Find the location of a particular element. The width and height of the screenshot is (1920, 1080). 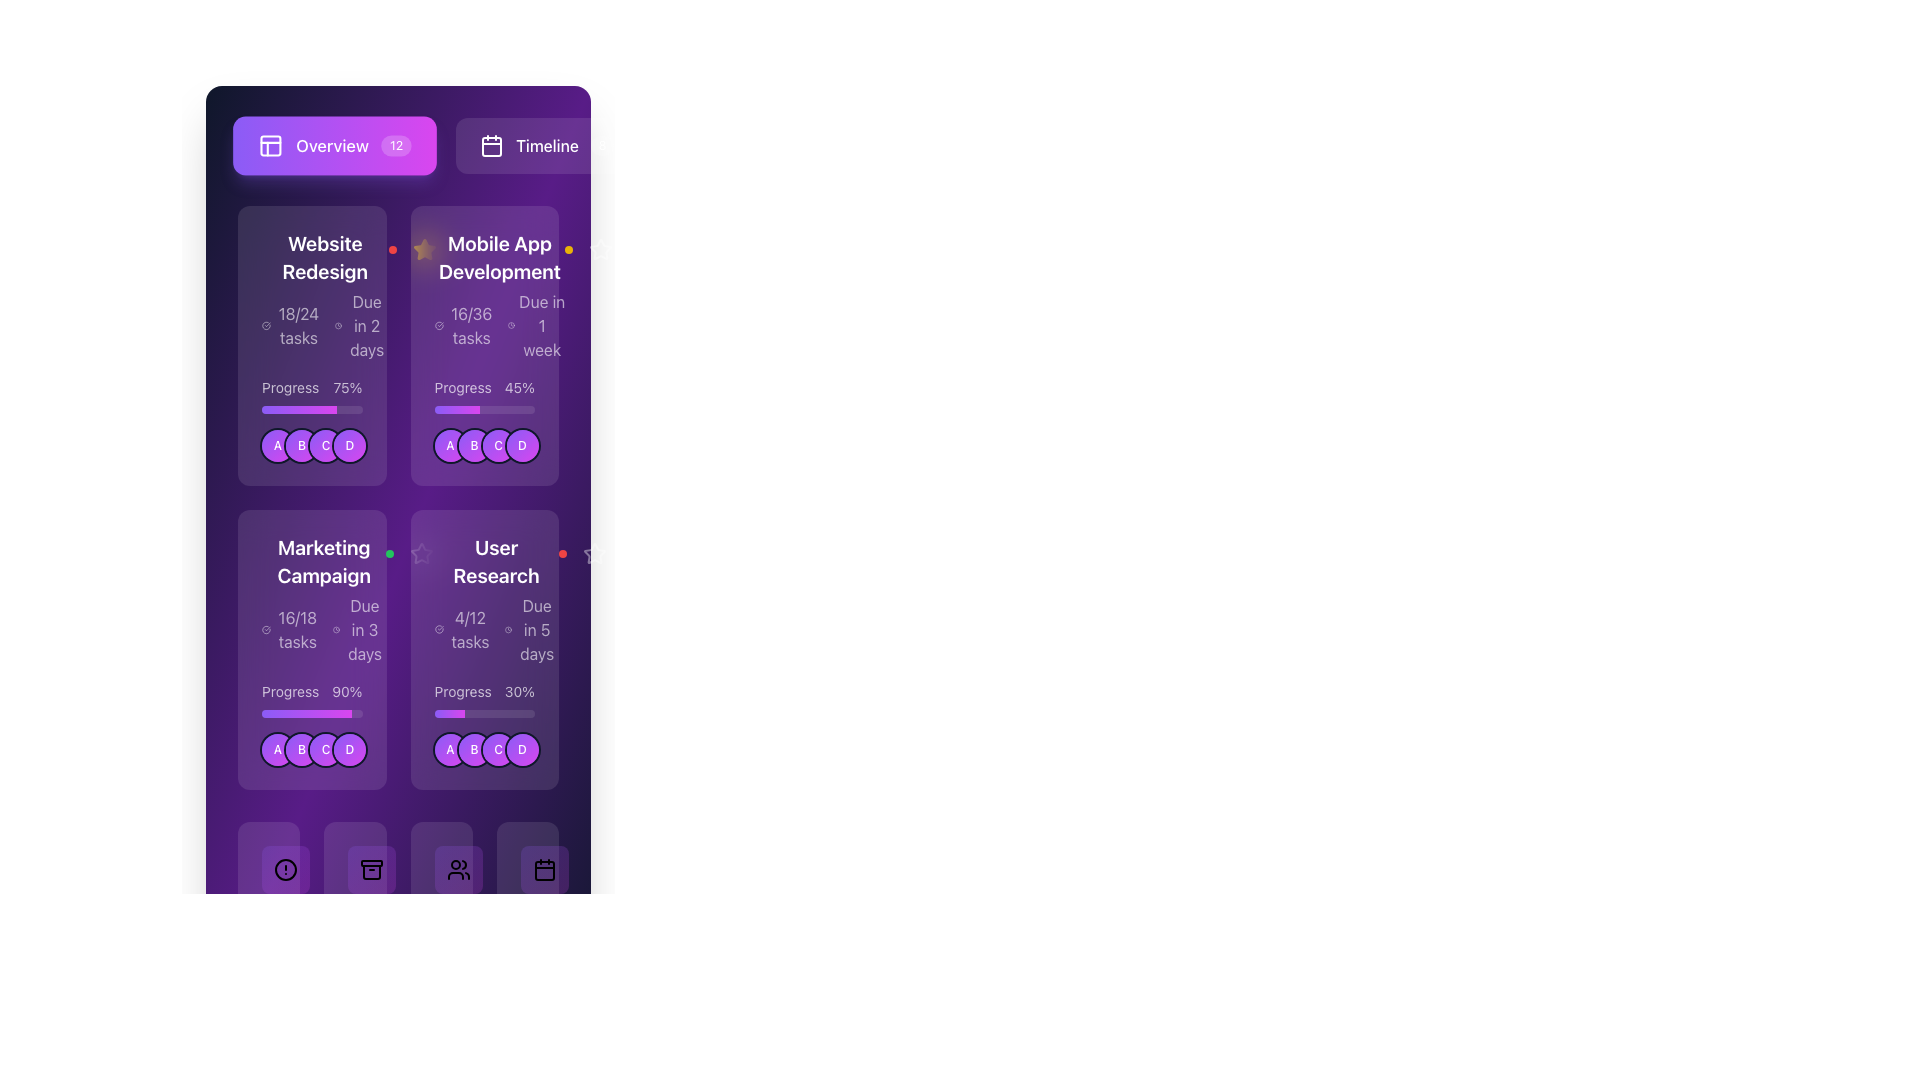

the progress bar located within the 'Website Redesign' card, which is a narrow horizontal bar filled partially in a gradient from violet to fuchsia, situated below the 'Progress 75%' label is located at coordinates (311, 408).